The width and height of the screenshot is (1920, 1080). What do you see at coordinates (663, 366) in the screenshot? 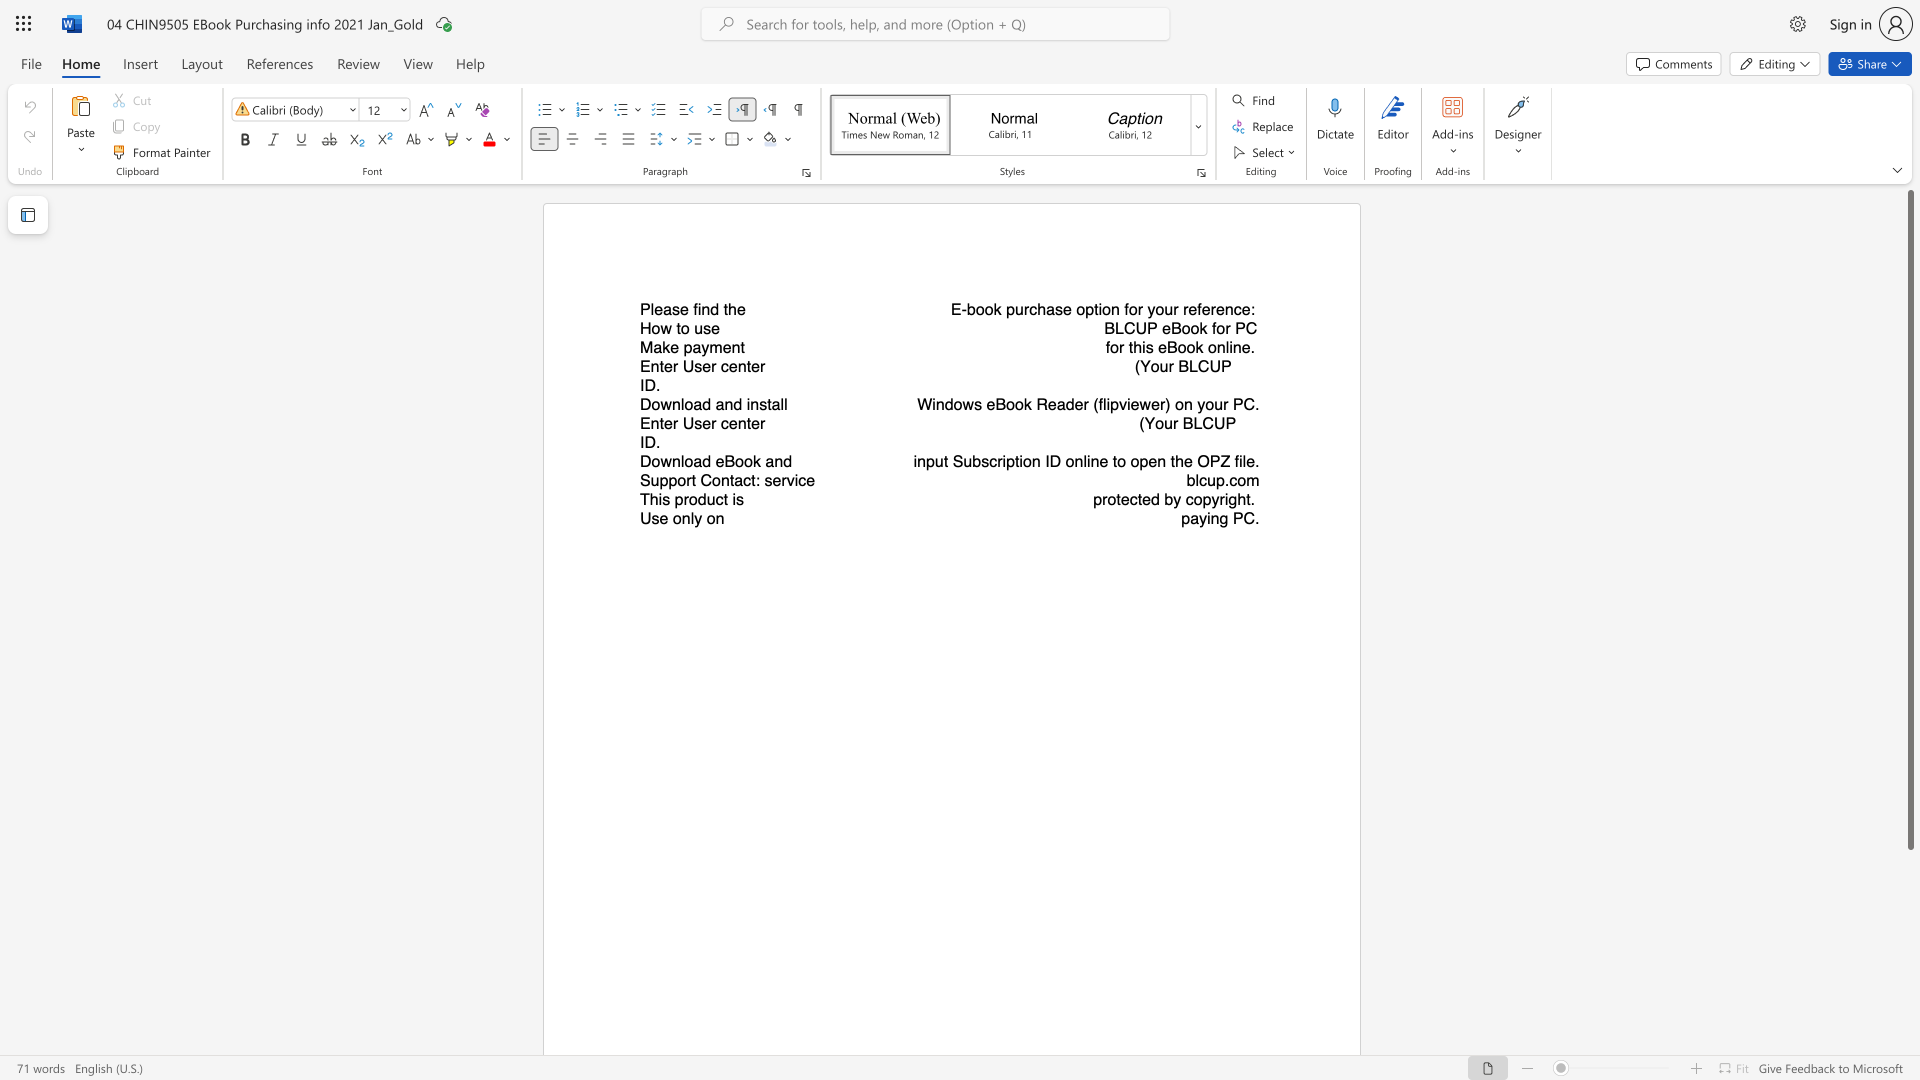
I see `the subset text "er User center" within the text "Enter User center"` at bounding box center [663, 366].